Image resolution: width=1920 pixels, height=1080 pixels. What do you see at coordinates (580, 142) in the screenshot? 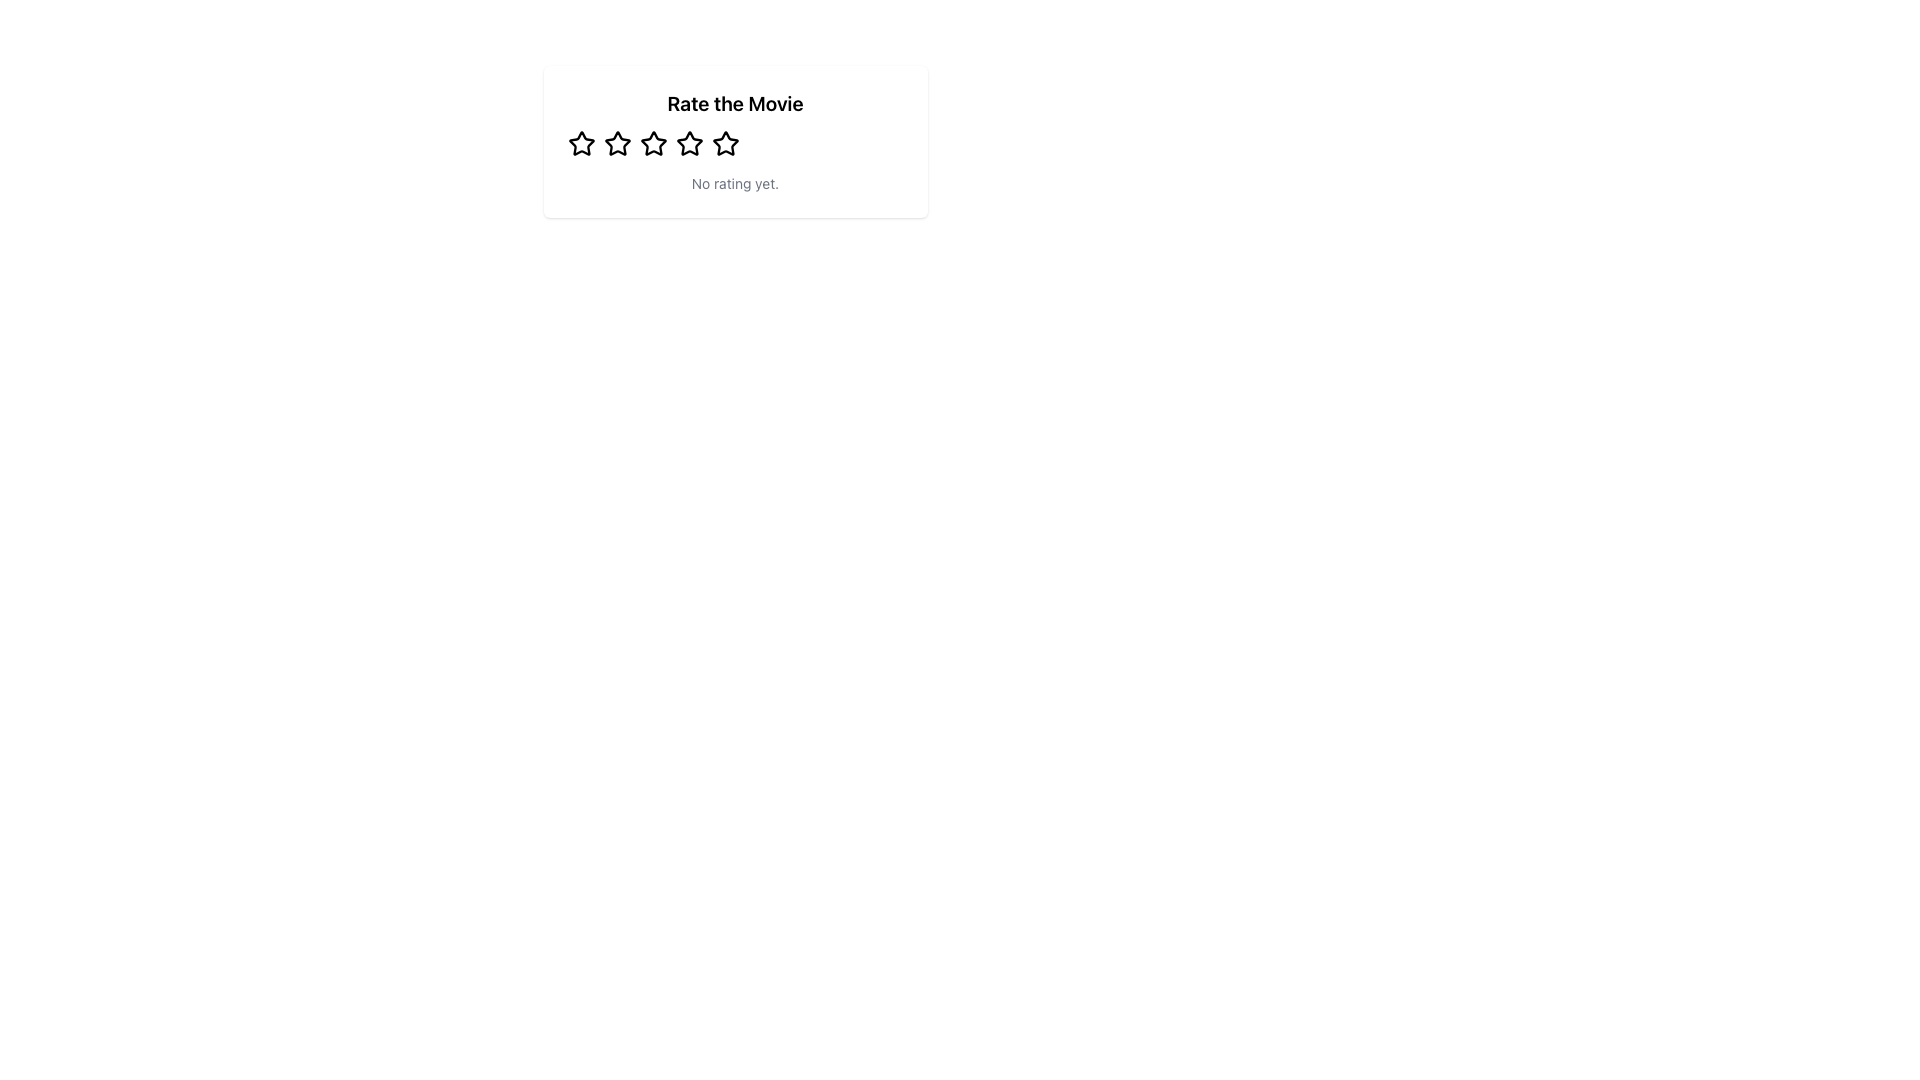
I see `the first star icon` at bounding box center [580, 142].